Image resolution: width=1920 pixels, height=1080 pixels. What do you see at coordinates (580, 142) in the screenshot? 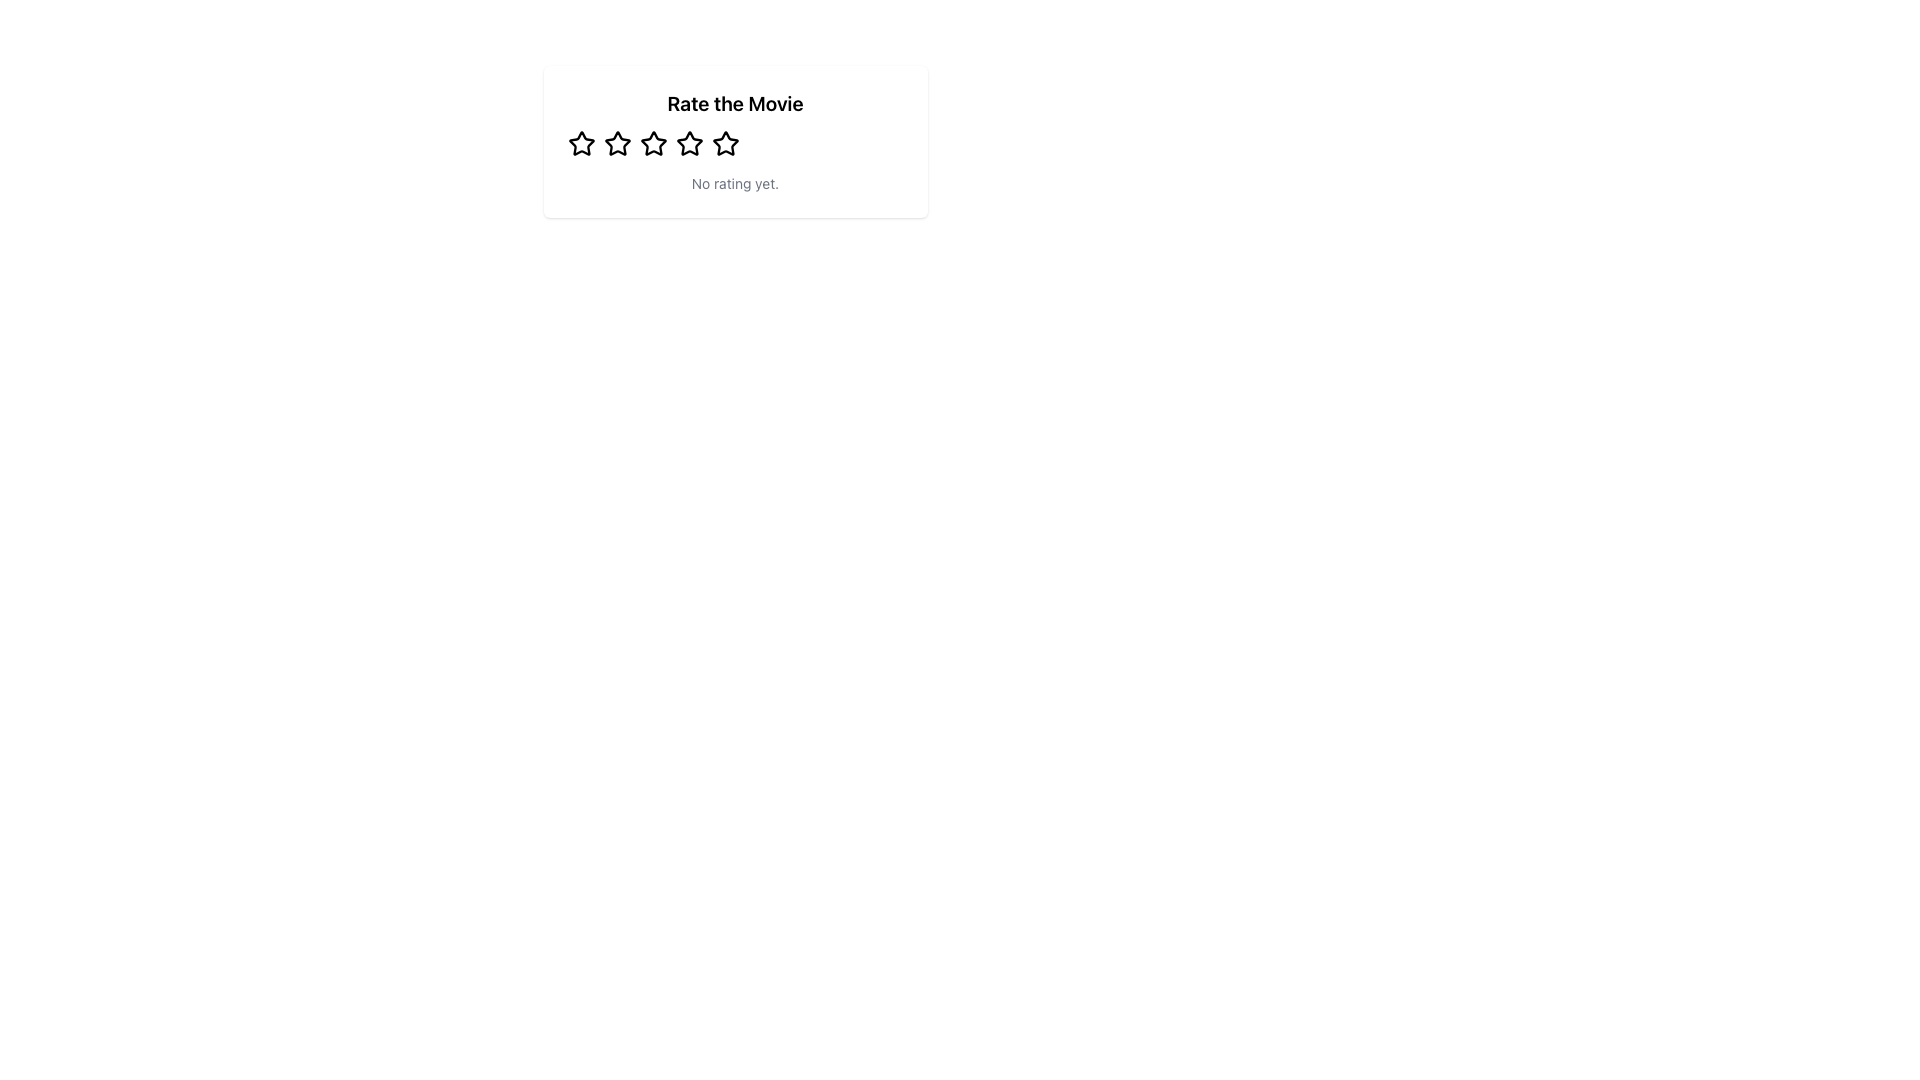
I see `the first star icon` at bounding box center [580, 142].